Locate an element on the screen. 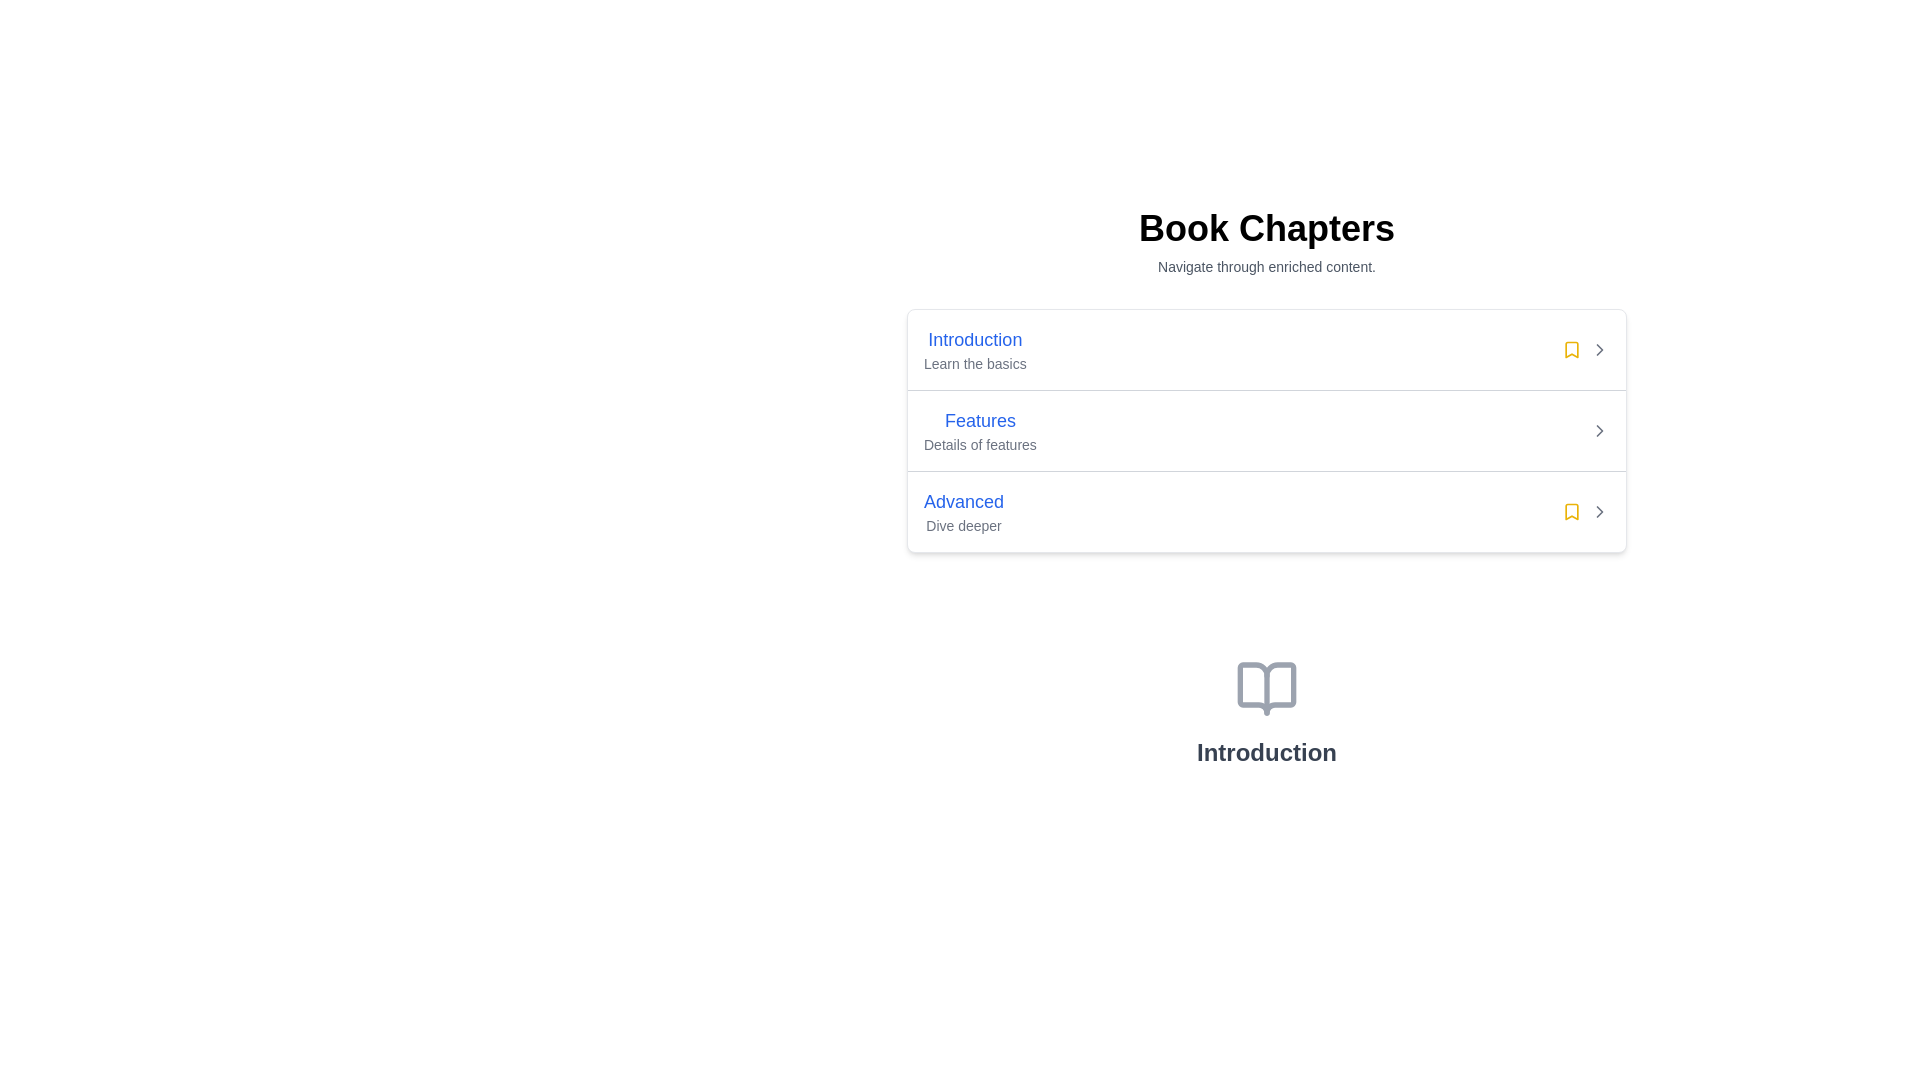 The image size is (1920, 1080). the 'Introduction' text heading, which serves as a title summarizing the section's content is located at coordinates (1266, 752).